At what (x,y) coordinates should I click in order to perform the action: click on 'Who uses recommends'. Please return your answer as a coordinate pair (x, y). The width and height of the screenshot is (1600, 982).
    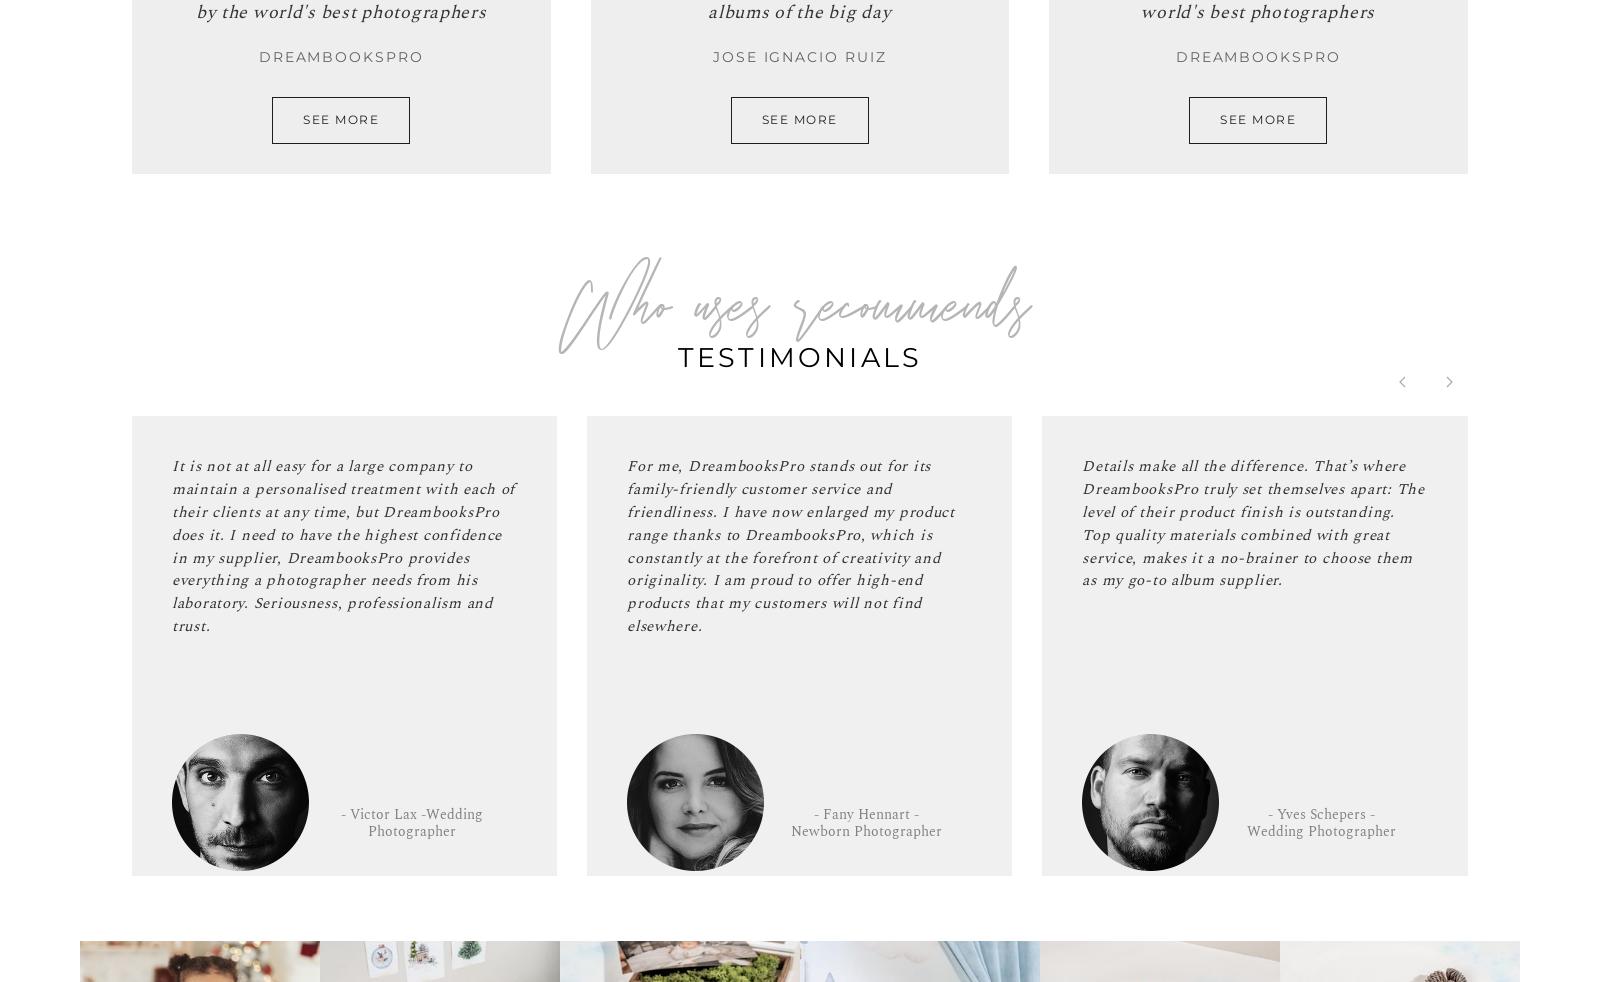
    Looking at the image, I should click on (800, 307).